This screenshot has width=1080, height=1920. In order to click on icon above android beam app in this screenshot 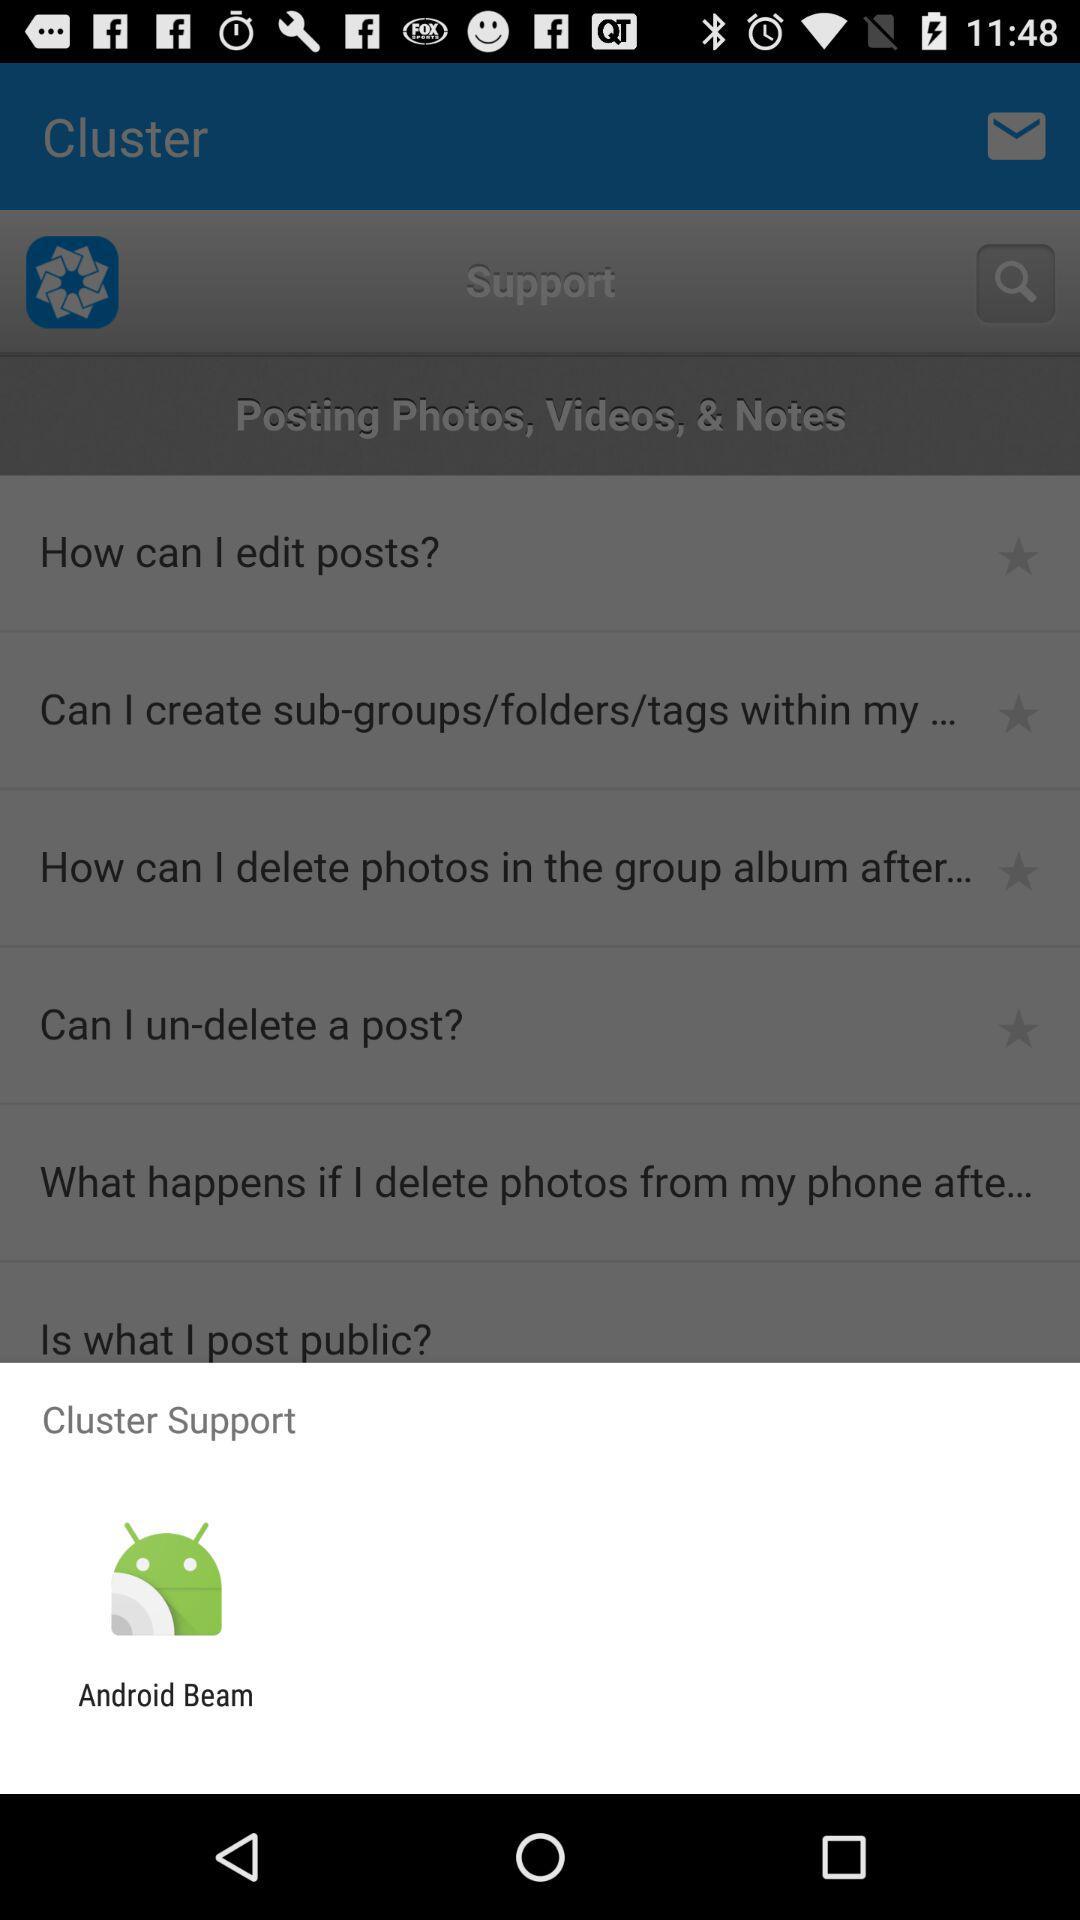, I will do `click(165, 1579)`.